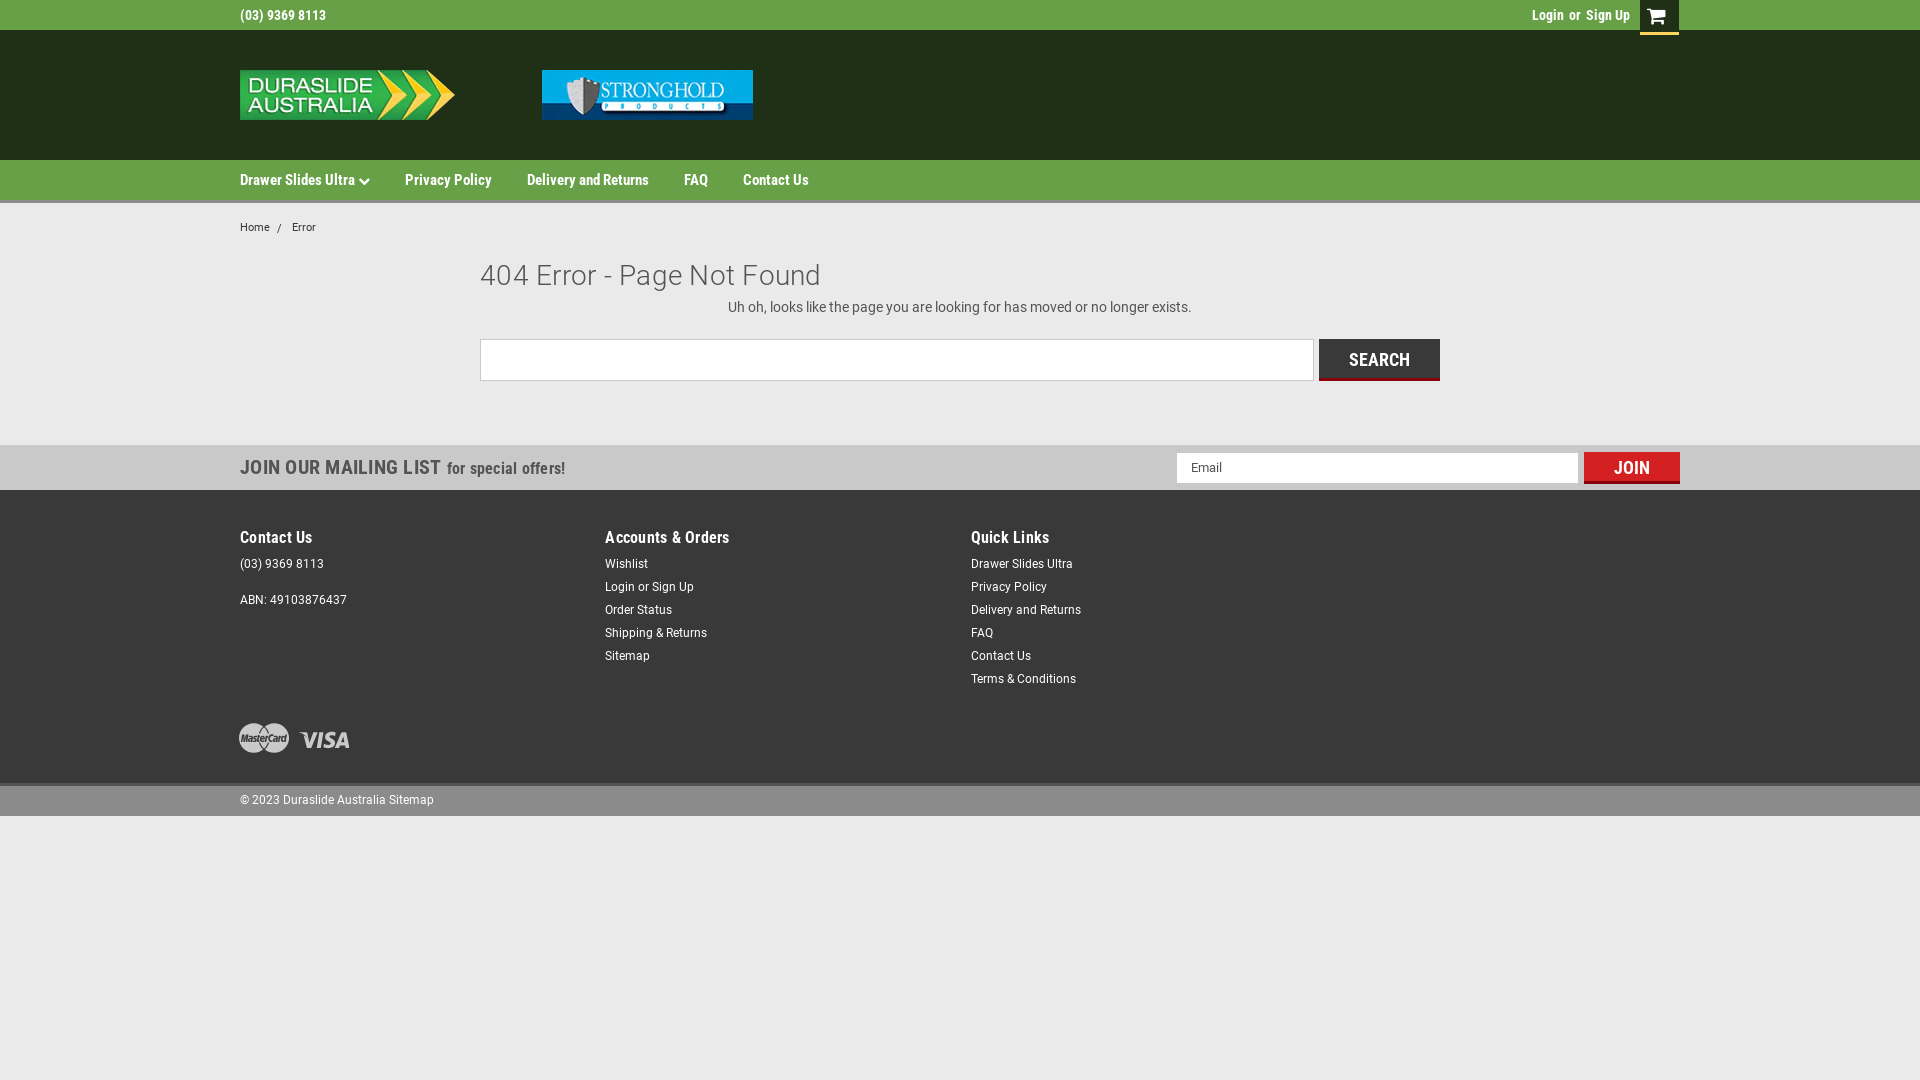 This screenshot has height=1080, width=1920. I want to click on 'Home', so click(240, 226).